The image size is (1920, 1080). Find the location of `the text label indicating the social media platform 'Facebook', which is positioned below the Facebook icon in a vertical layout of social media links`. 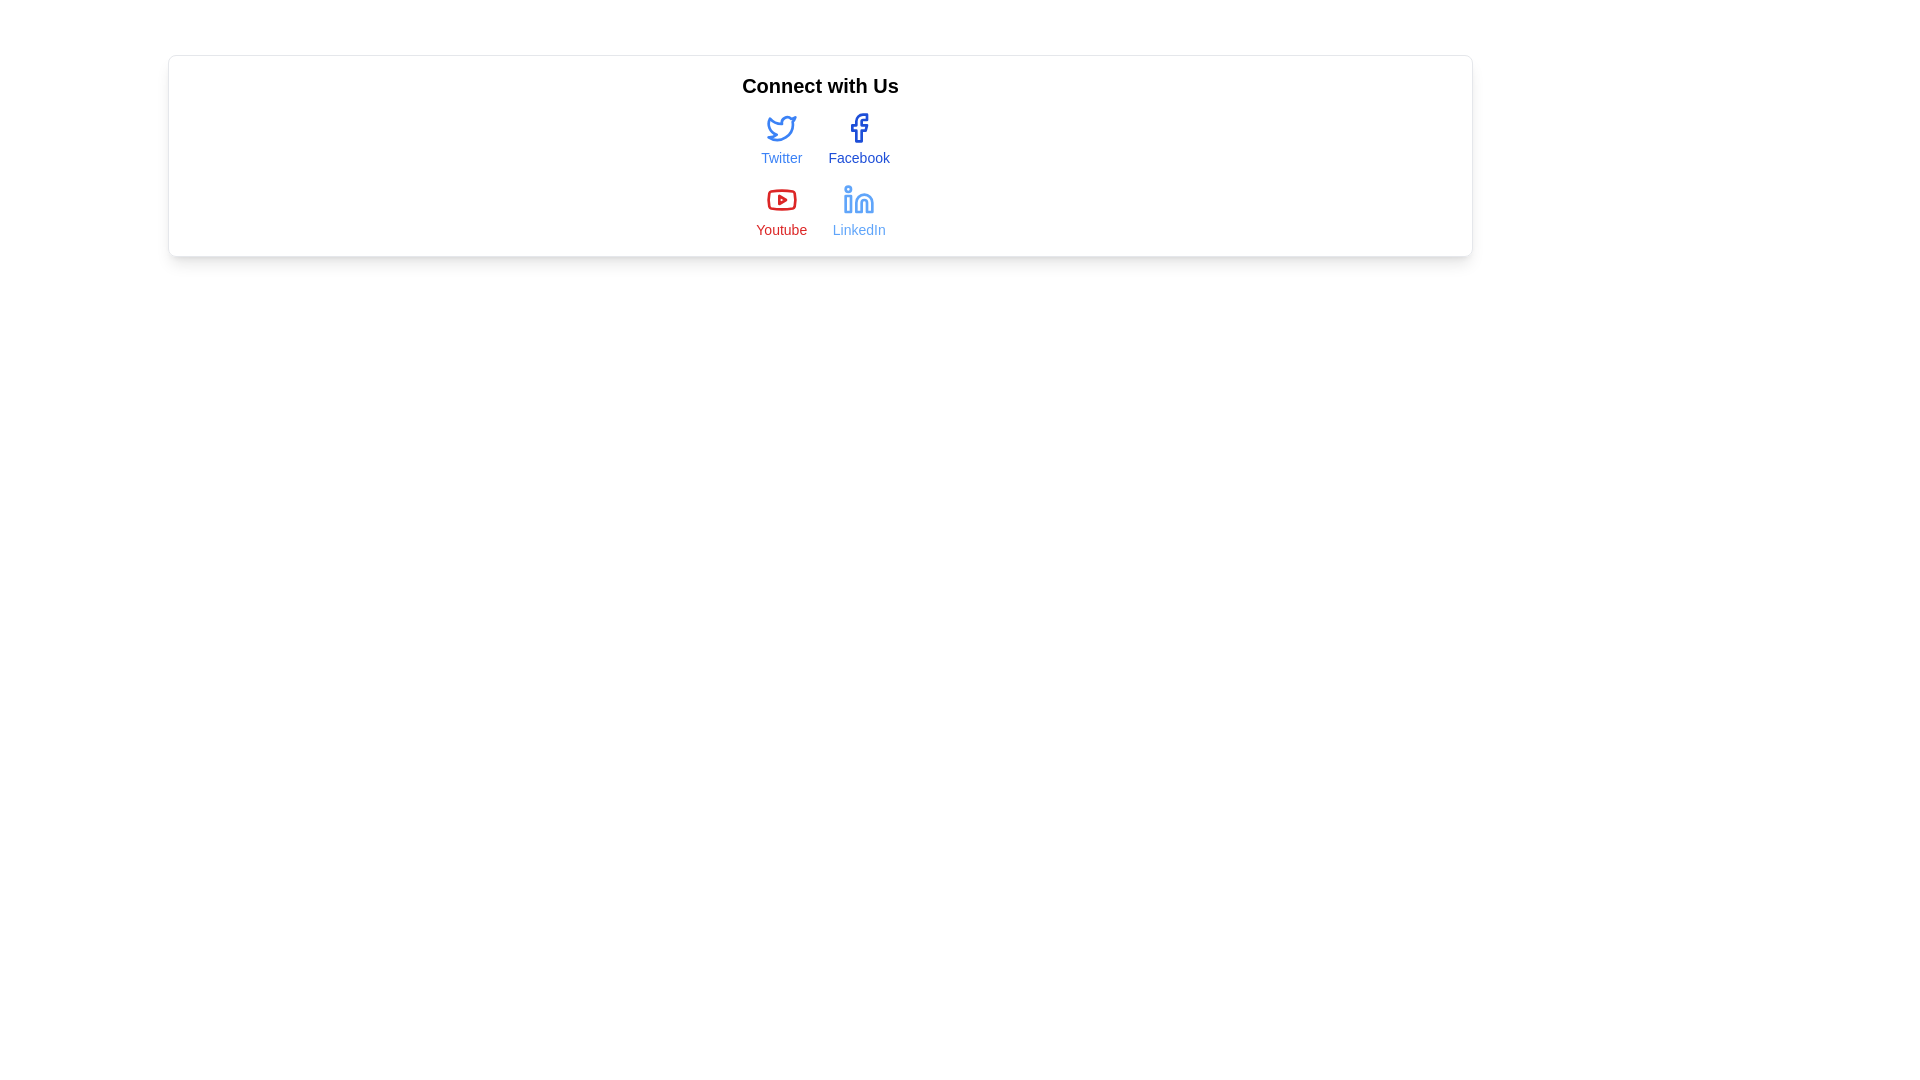

the text label indicating the social media platform 'Facebook', which is positioned below the Facebook icon in a vertical layout of social media links is located at coordinates (859, 157).